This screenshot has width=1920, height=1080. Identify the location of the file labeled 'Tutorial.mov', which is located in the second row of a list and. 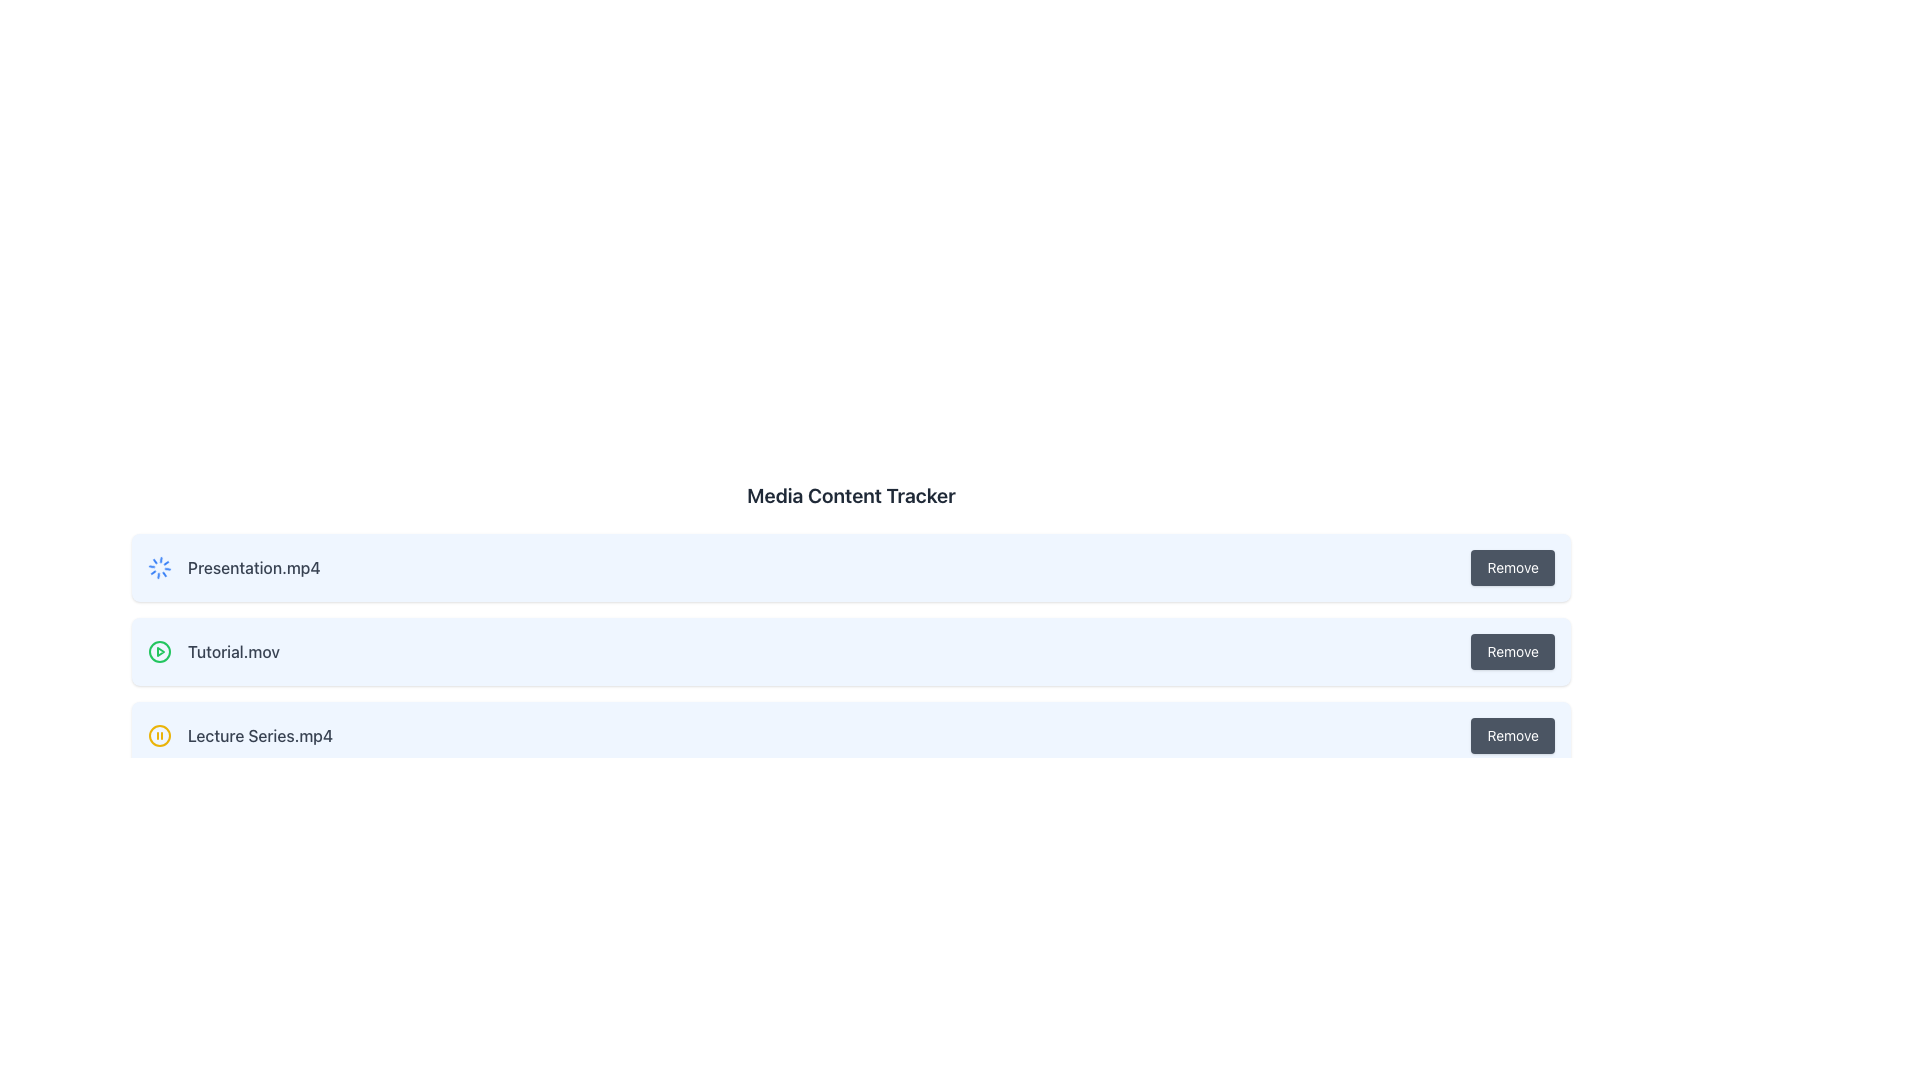
(234, 651).